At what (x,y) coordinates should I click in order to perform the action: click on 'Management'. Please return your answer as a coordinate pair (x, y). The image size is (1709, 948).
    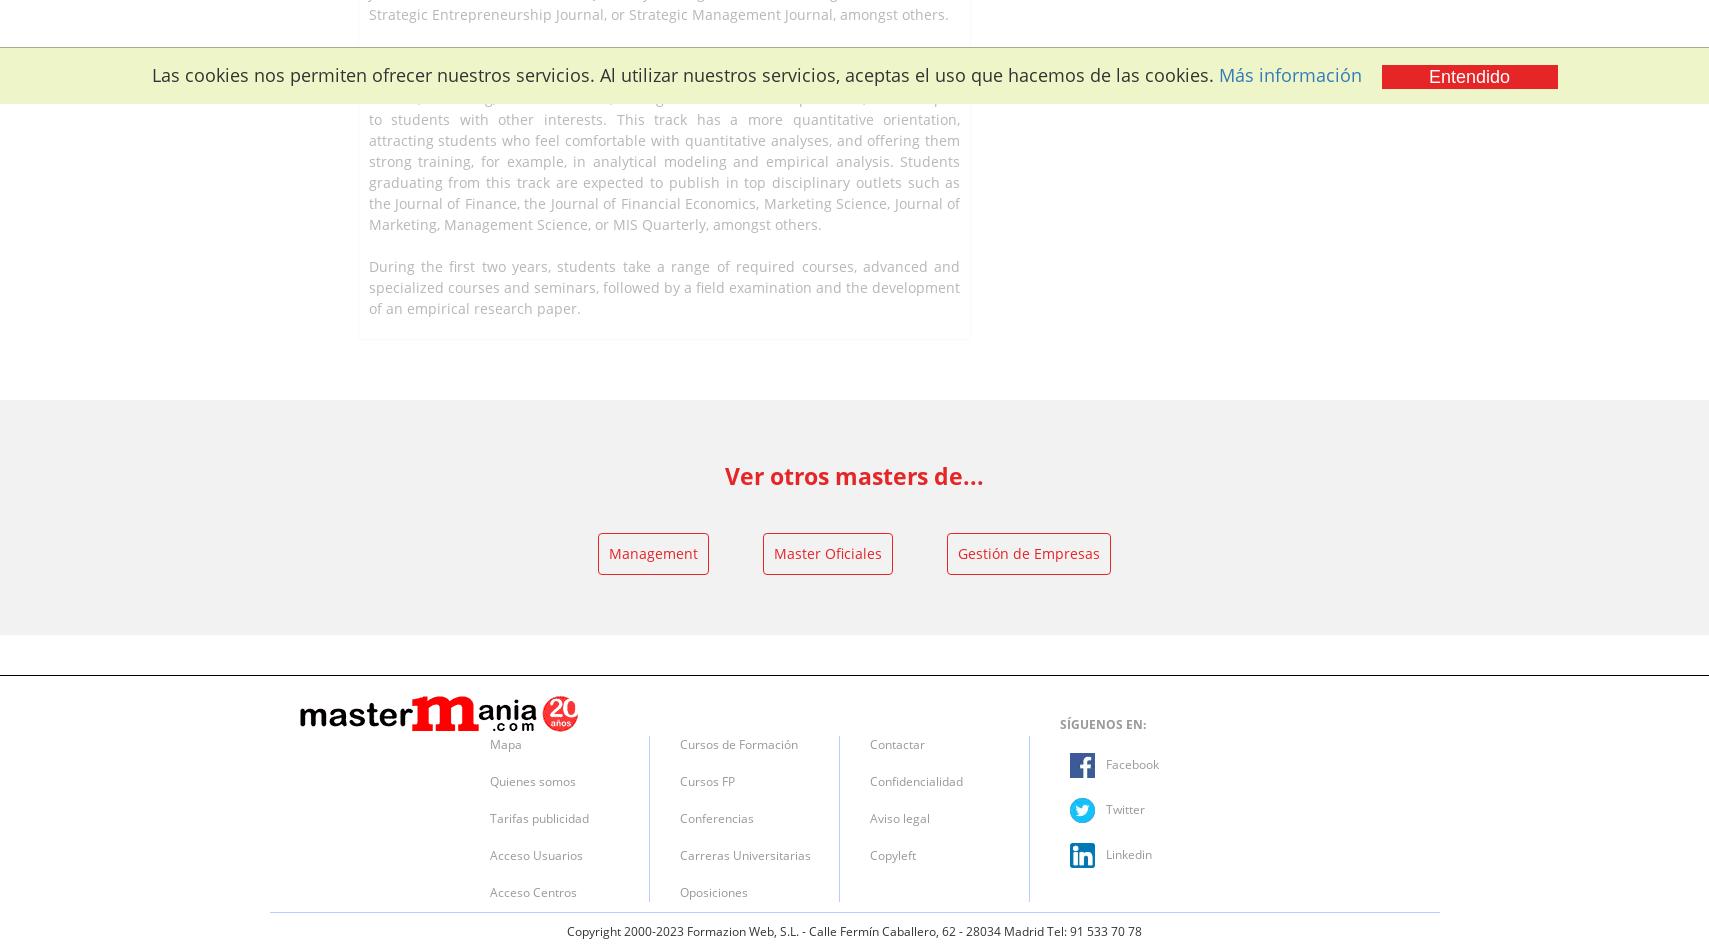
    Looking at the image, I should click on (607, 552).